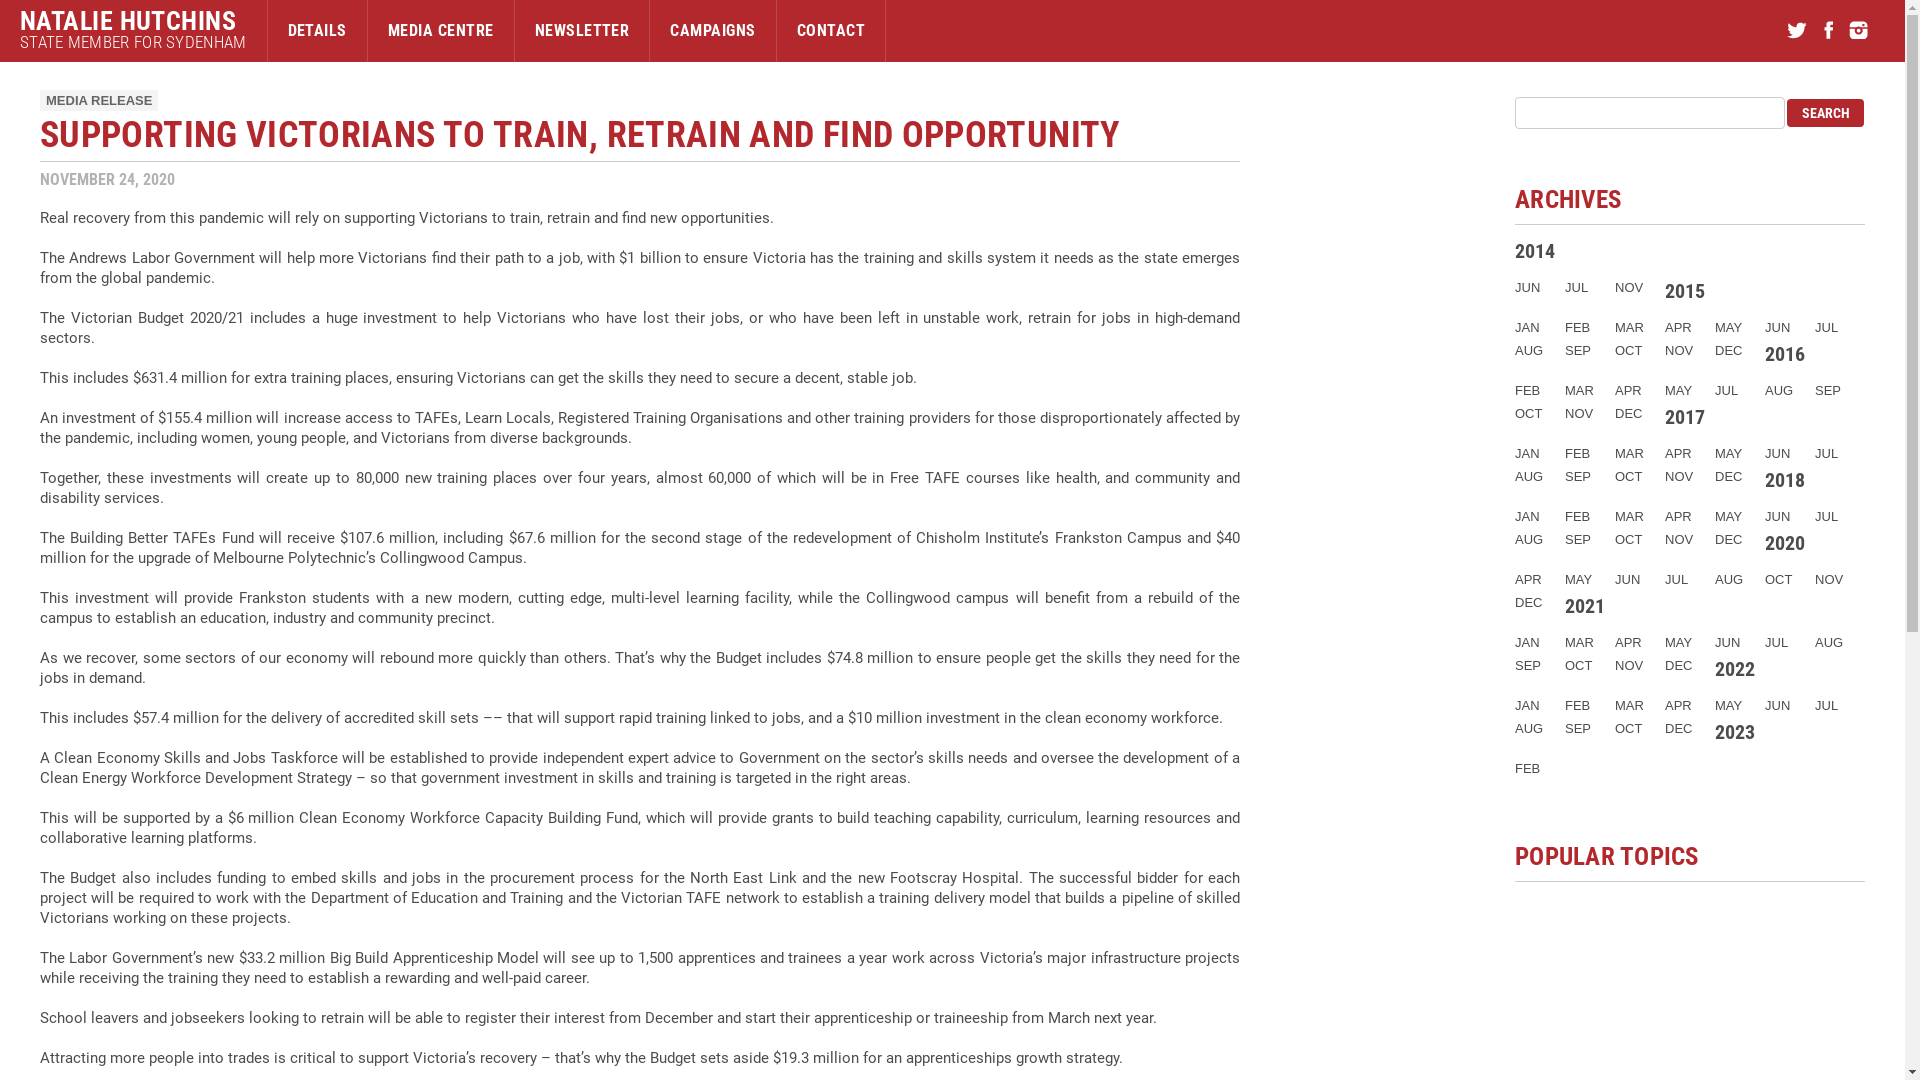  What do you see at coordinates (1629, 326) in the screenshot?
I see `'MAR'` at bounding box center [1629, 326].